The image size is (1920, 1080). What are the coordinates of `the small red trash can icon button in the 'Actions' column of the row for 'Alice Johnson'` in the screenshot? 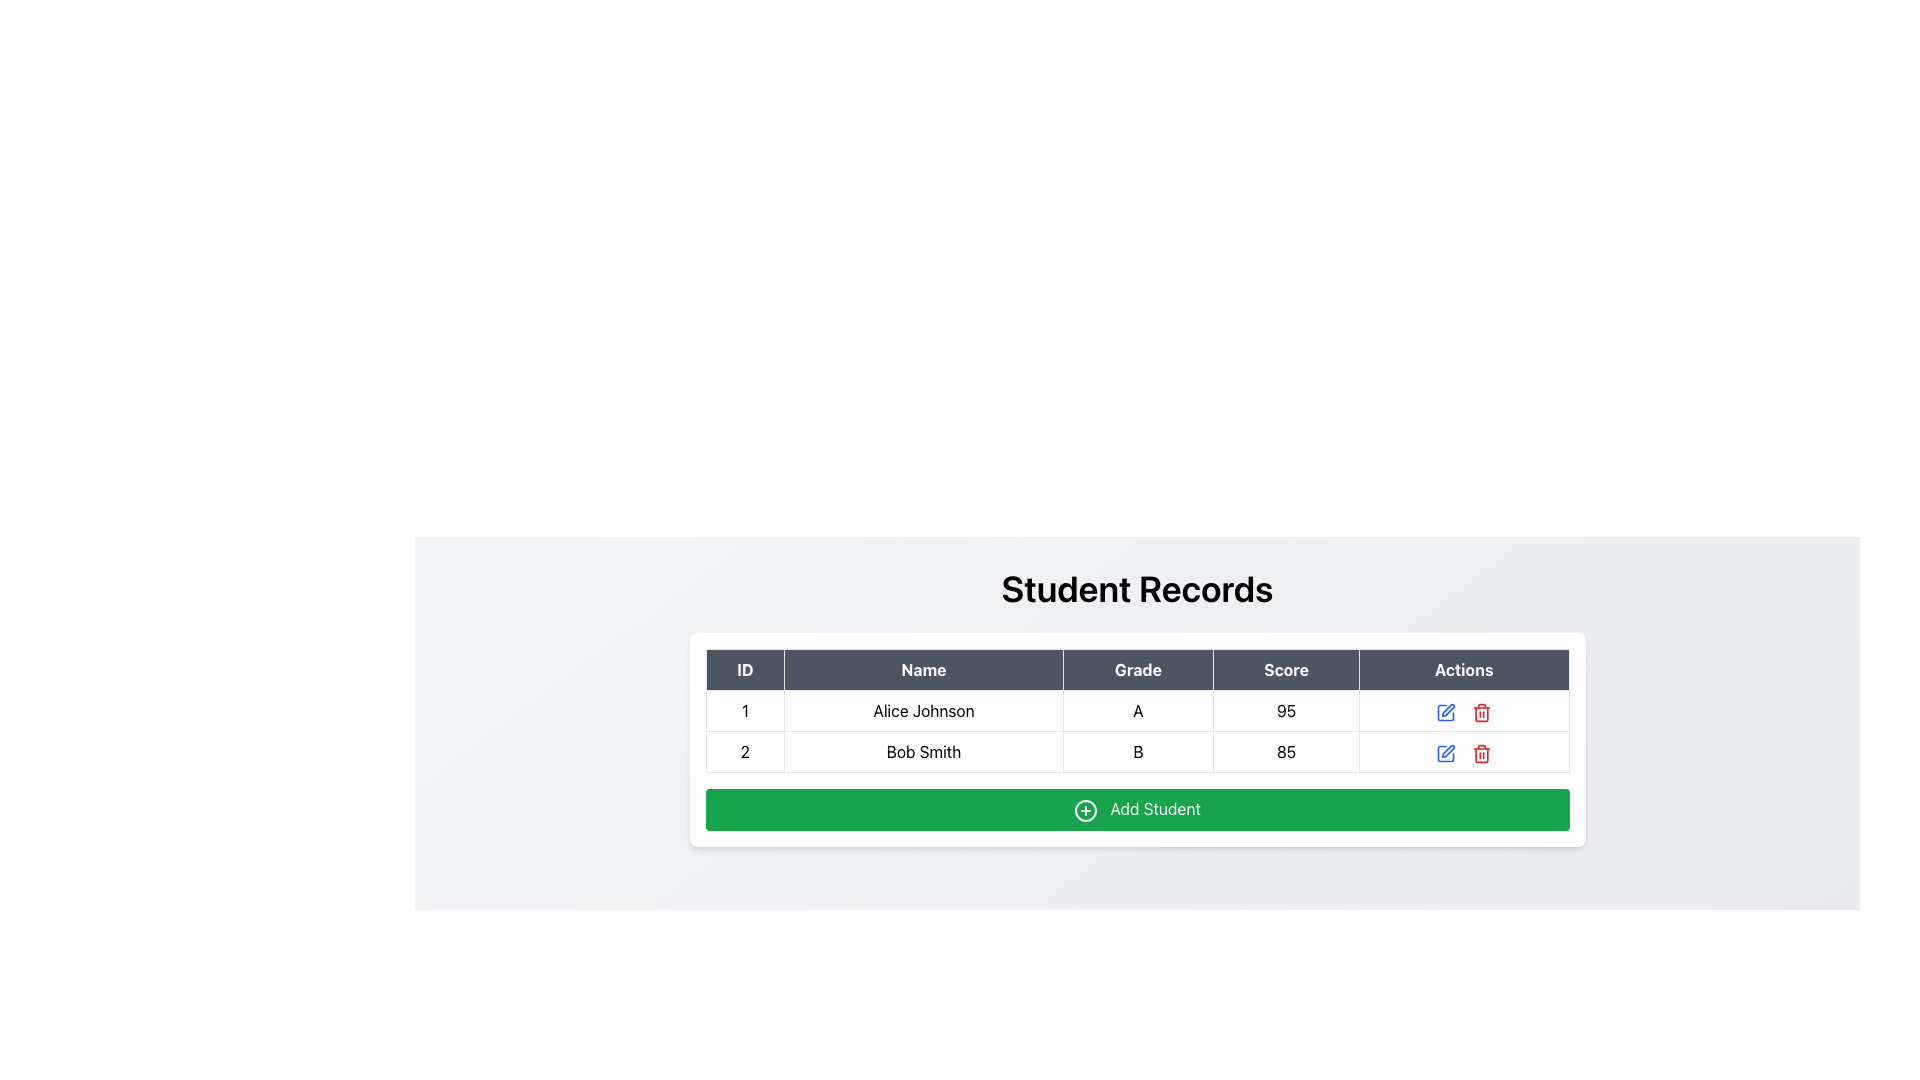 It's located at (1482, 709).